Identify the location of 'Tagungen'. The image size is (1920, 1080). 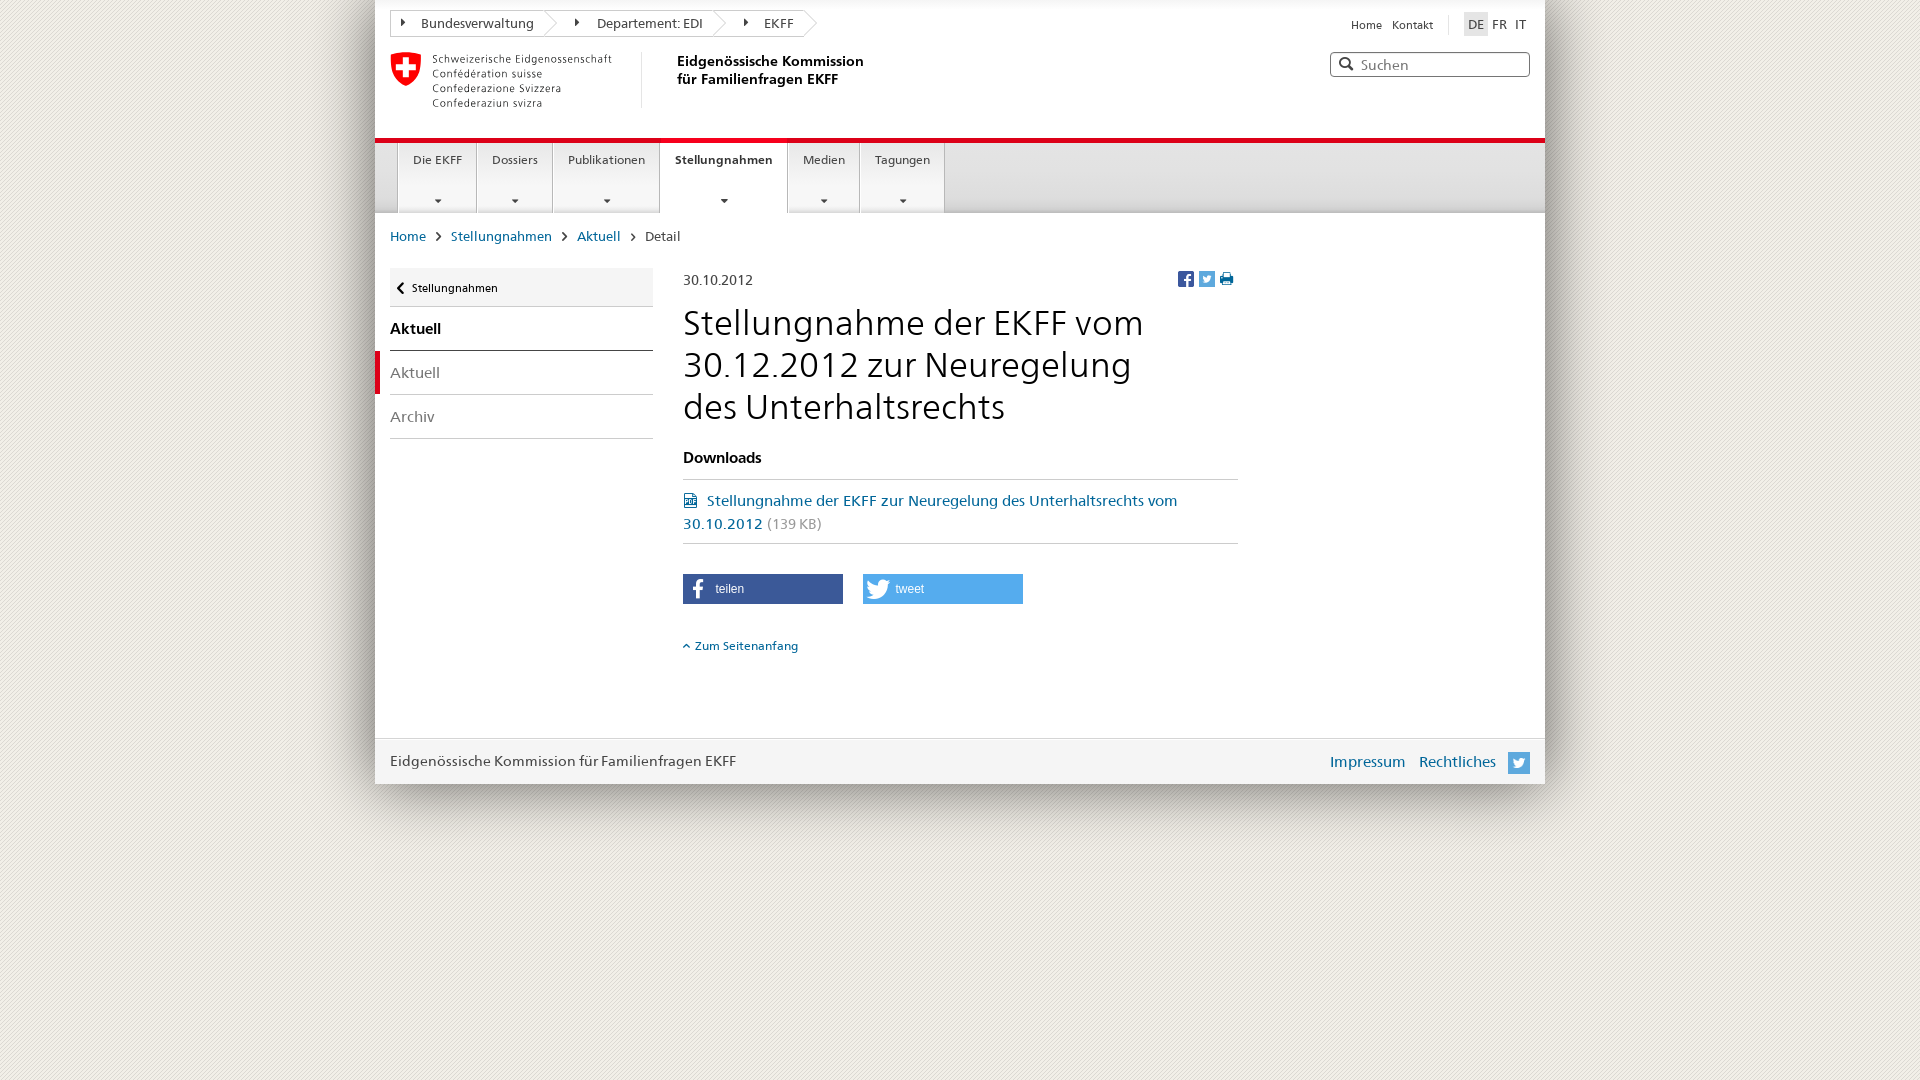
(901, 176).